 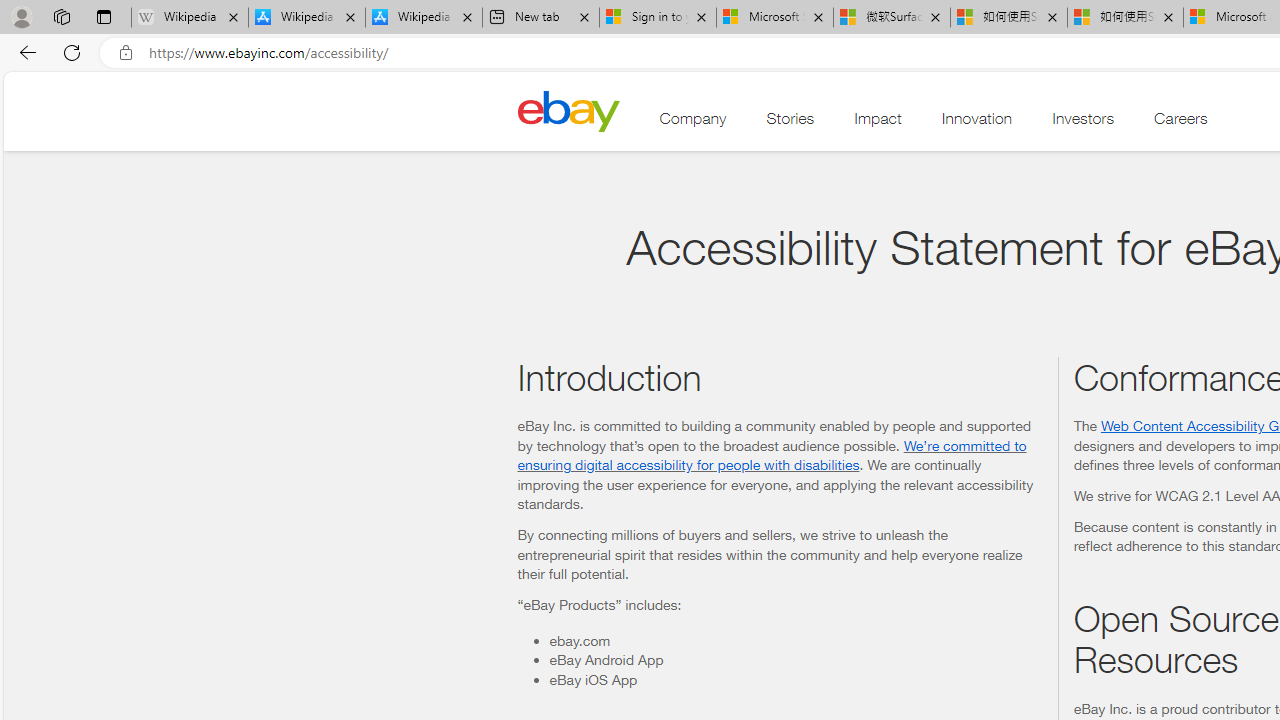 I want to click on 'Company', so click(x=693, y=123).